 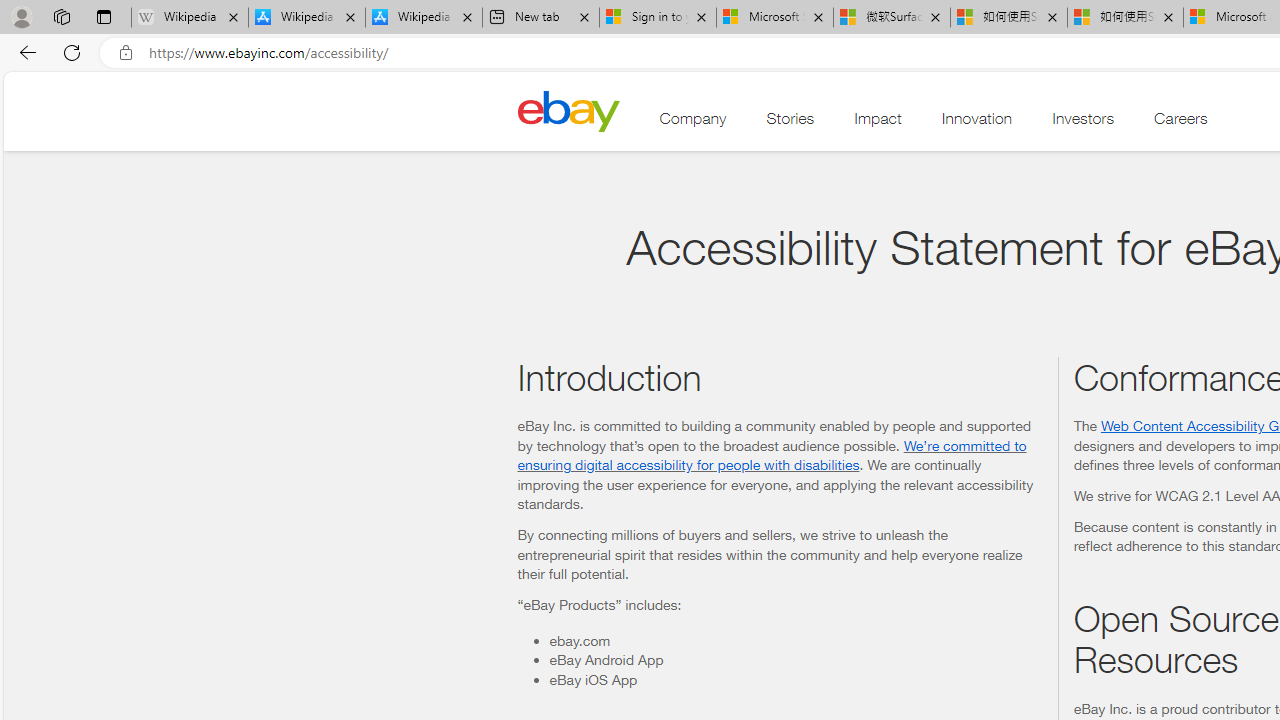 I want to click on 'Company', so click(x=693, y=123).